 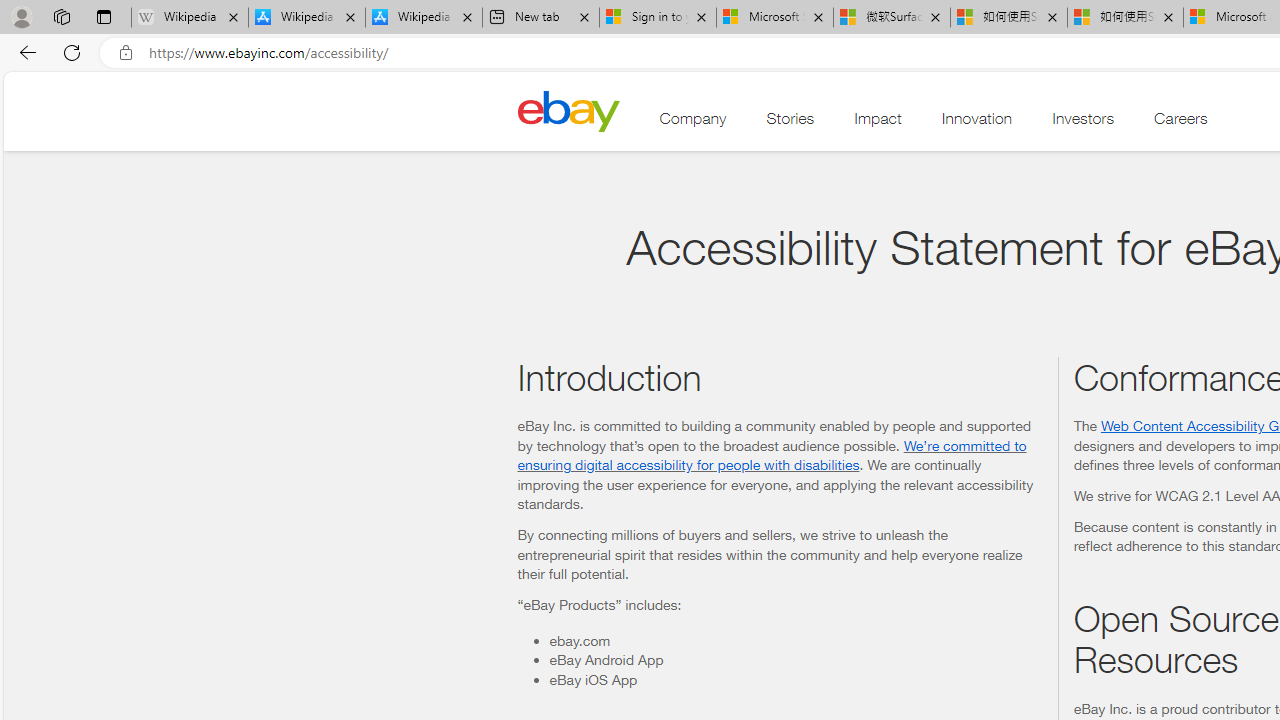 I want to click on 'Company', so click(x=693, y=123).